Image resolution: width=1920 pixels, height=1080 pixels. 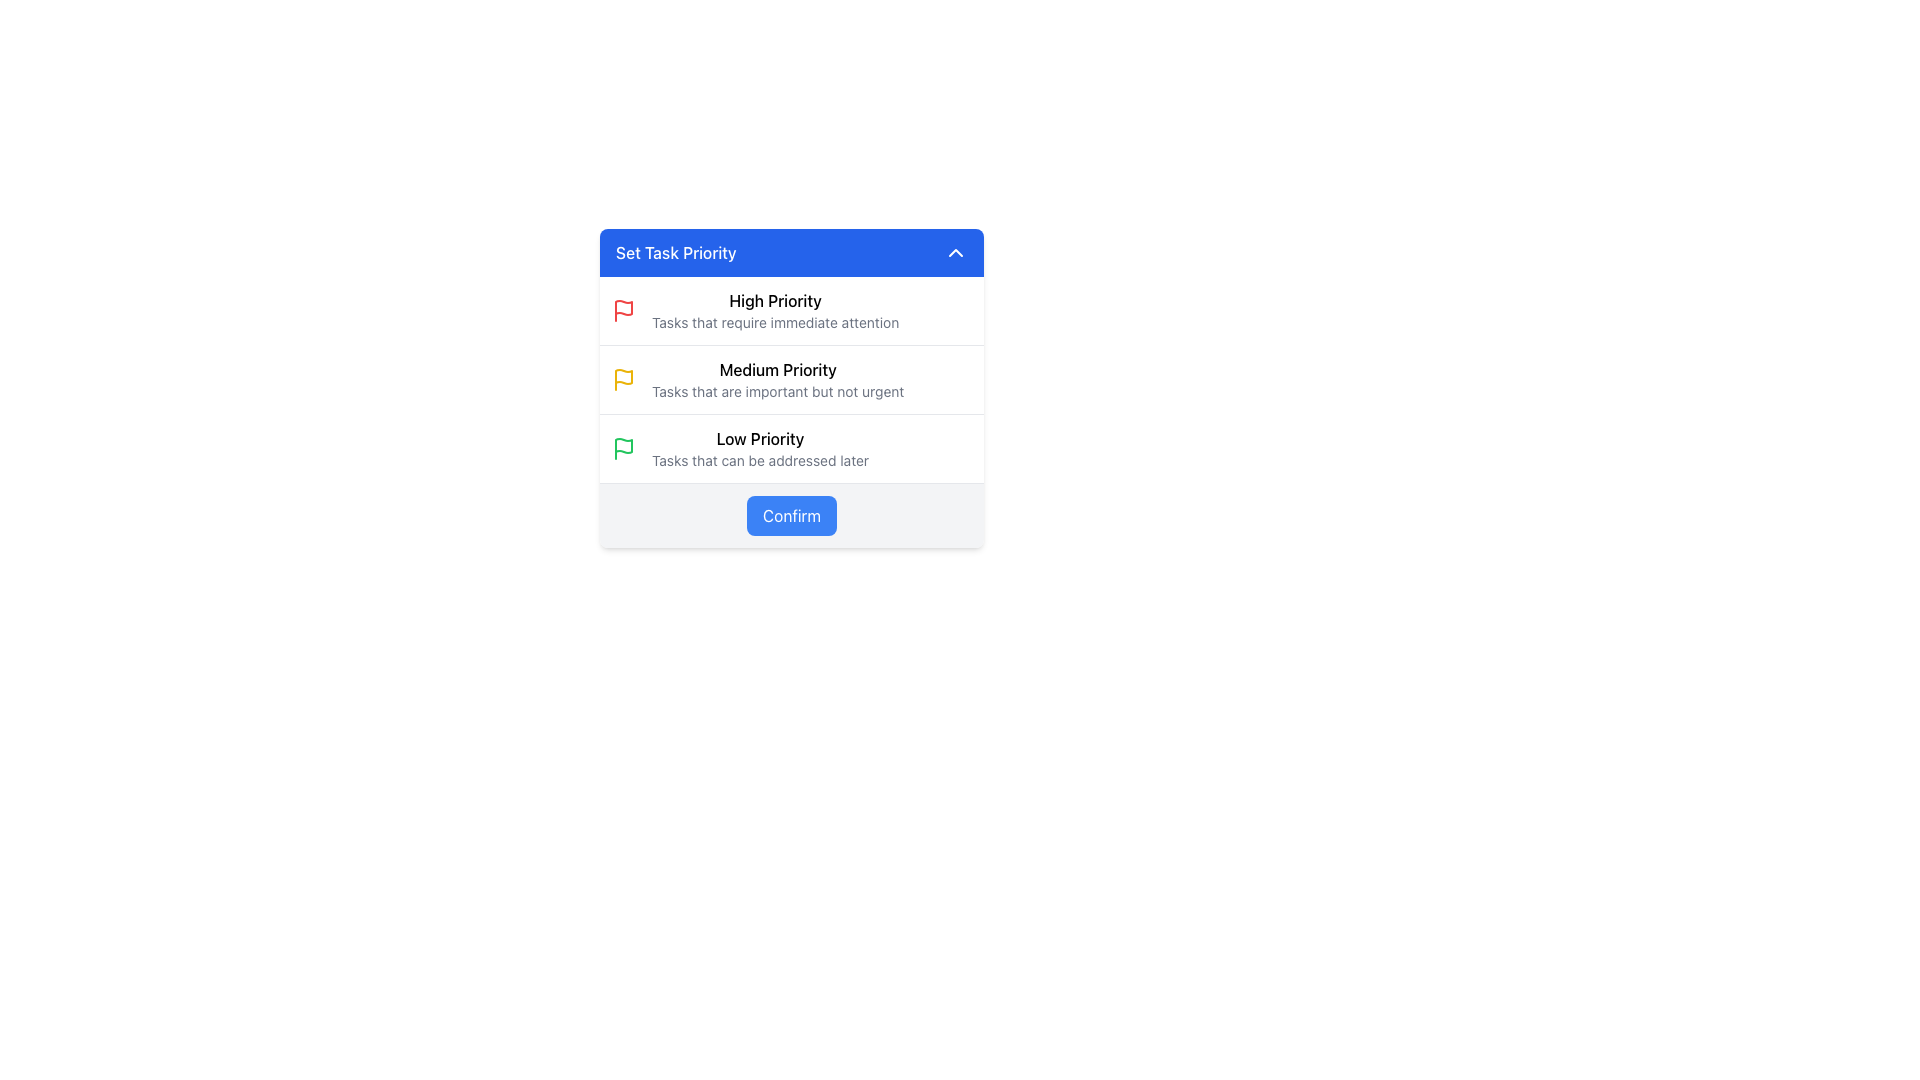 I want to click on the first item in the vertical list of task priority options within the 'Set Task Priority' dialog box, so click(x=791, y=311).